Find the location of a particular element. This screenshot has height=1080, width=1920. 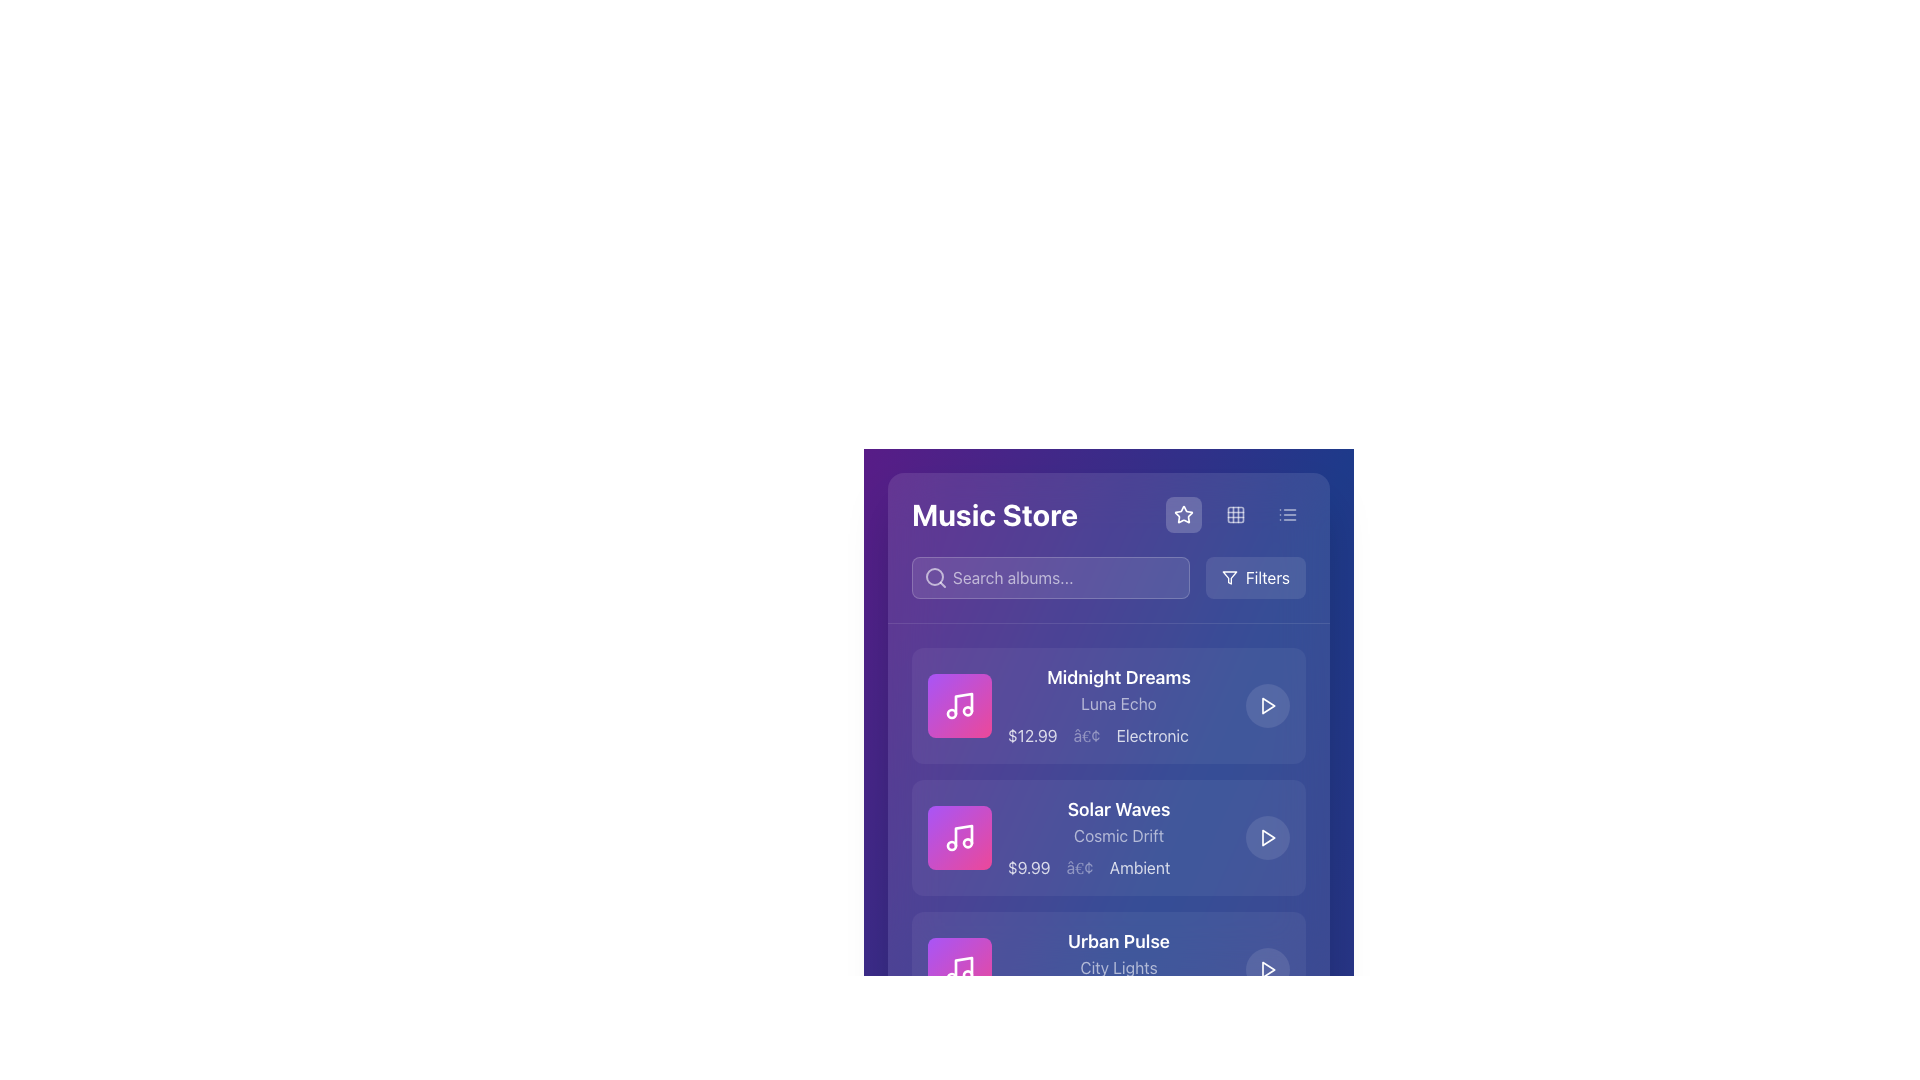

the third list item is located at coordinates (1107, 968).